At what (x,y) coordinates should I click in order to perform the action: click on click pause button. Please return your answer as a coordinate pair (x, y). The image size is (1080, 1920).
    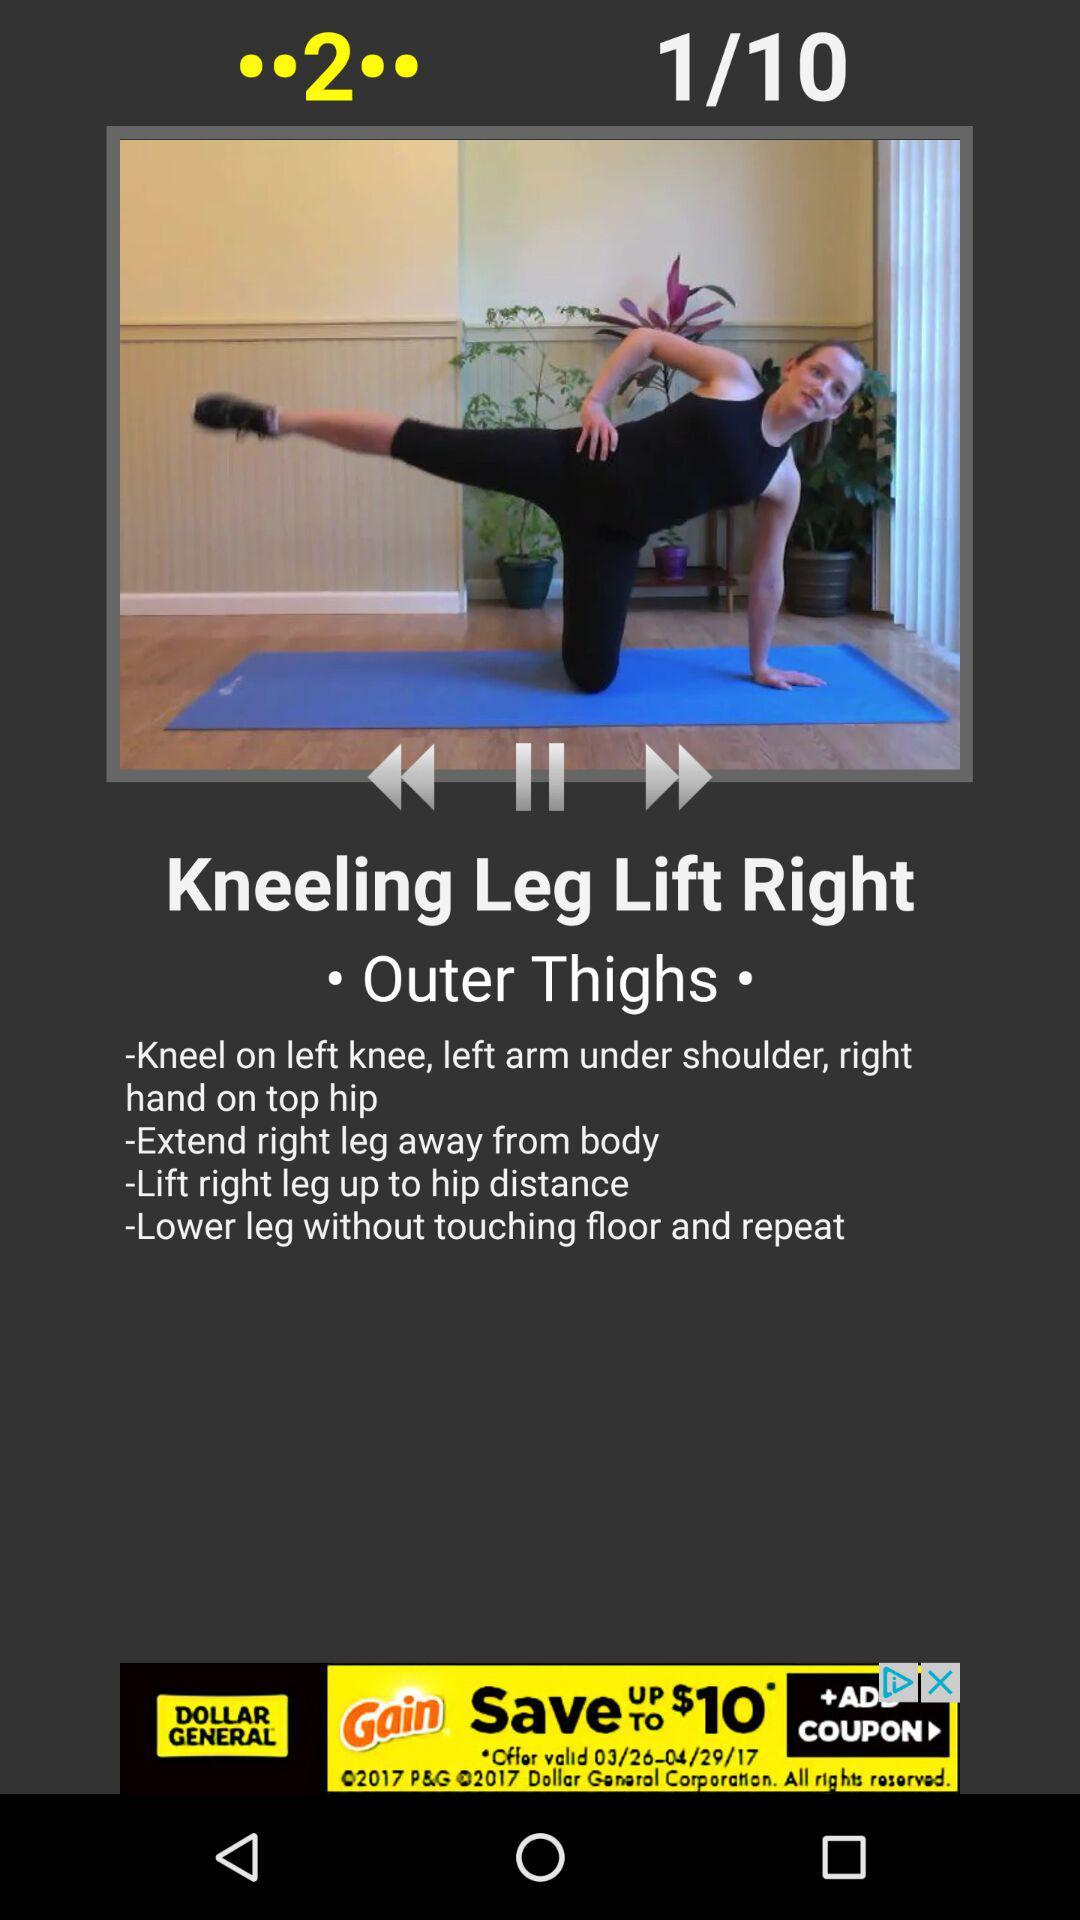
    Looking at the image, I should click on (540, 776).